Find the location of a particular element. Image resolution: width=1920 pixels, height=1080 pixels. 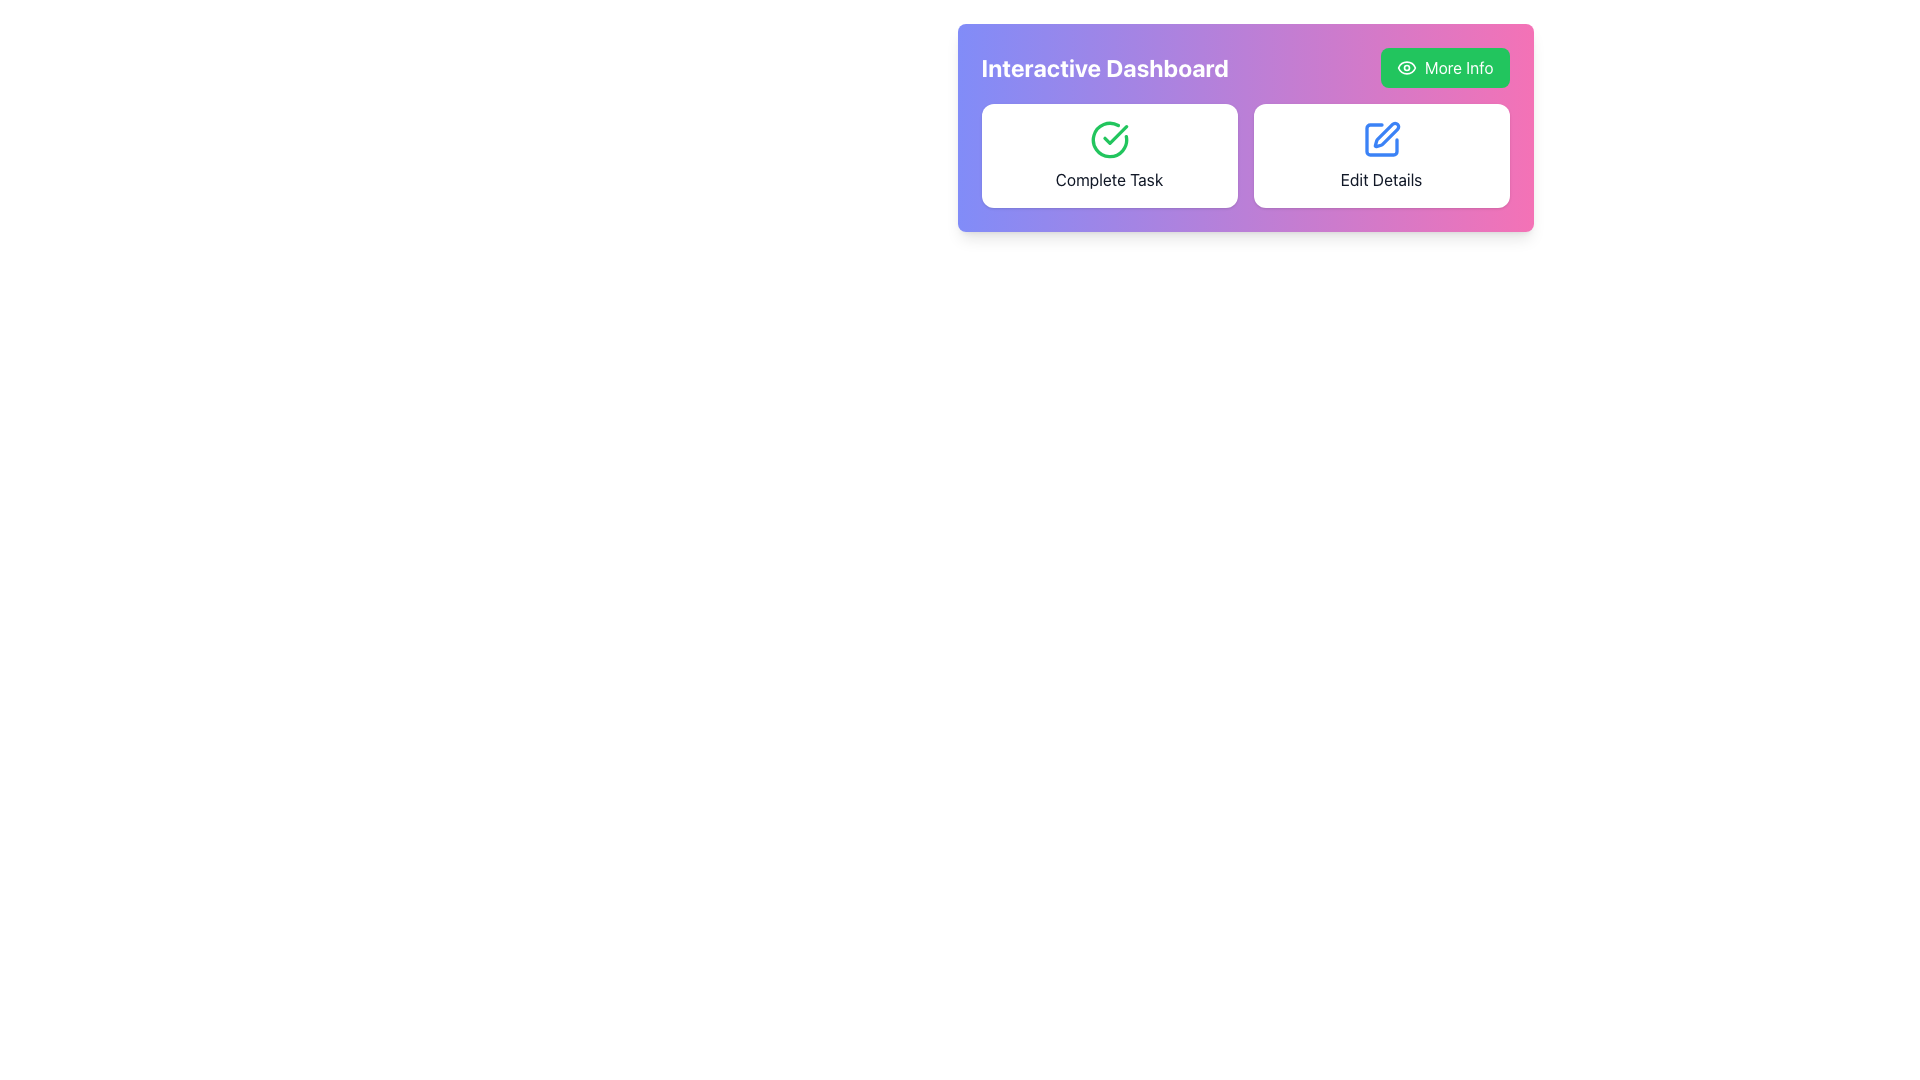

the small eye icon within the green rectangular button labeled 'More Info', located in the top-right corner of the interface is located at coordinates (1405, 67).